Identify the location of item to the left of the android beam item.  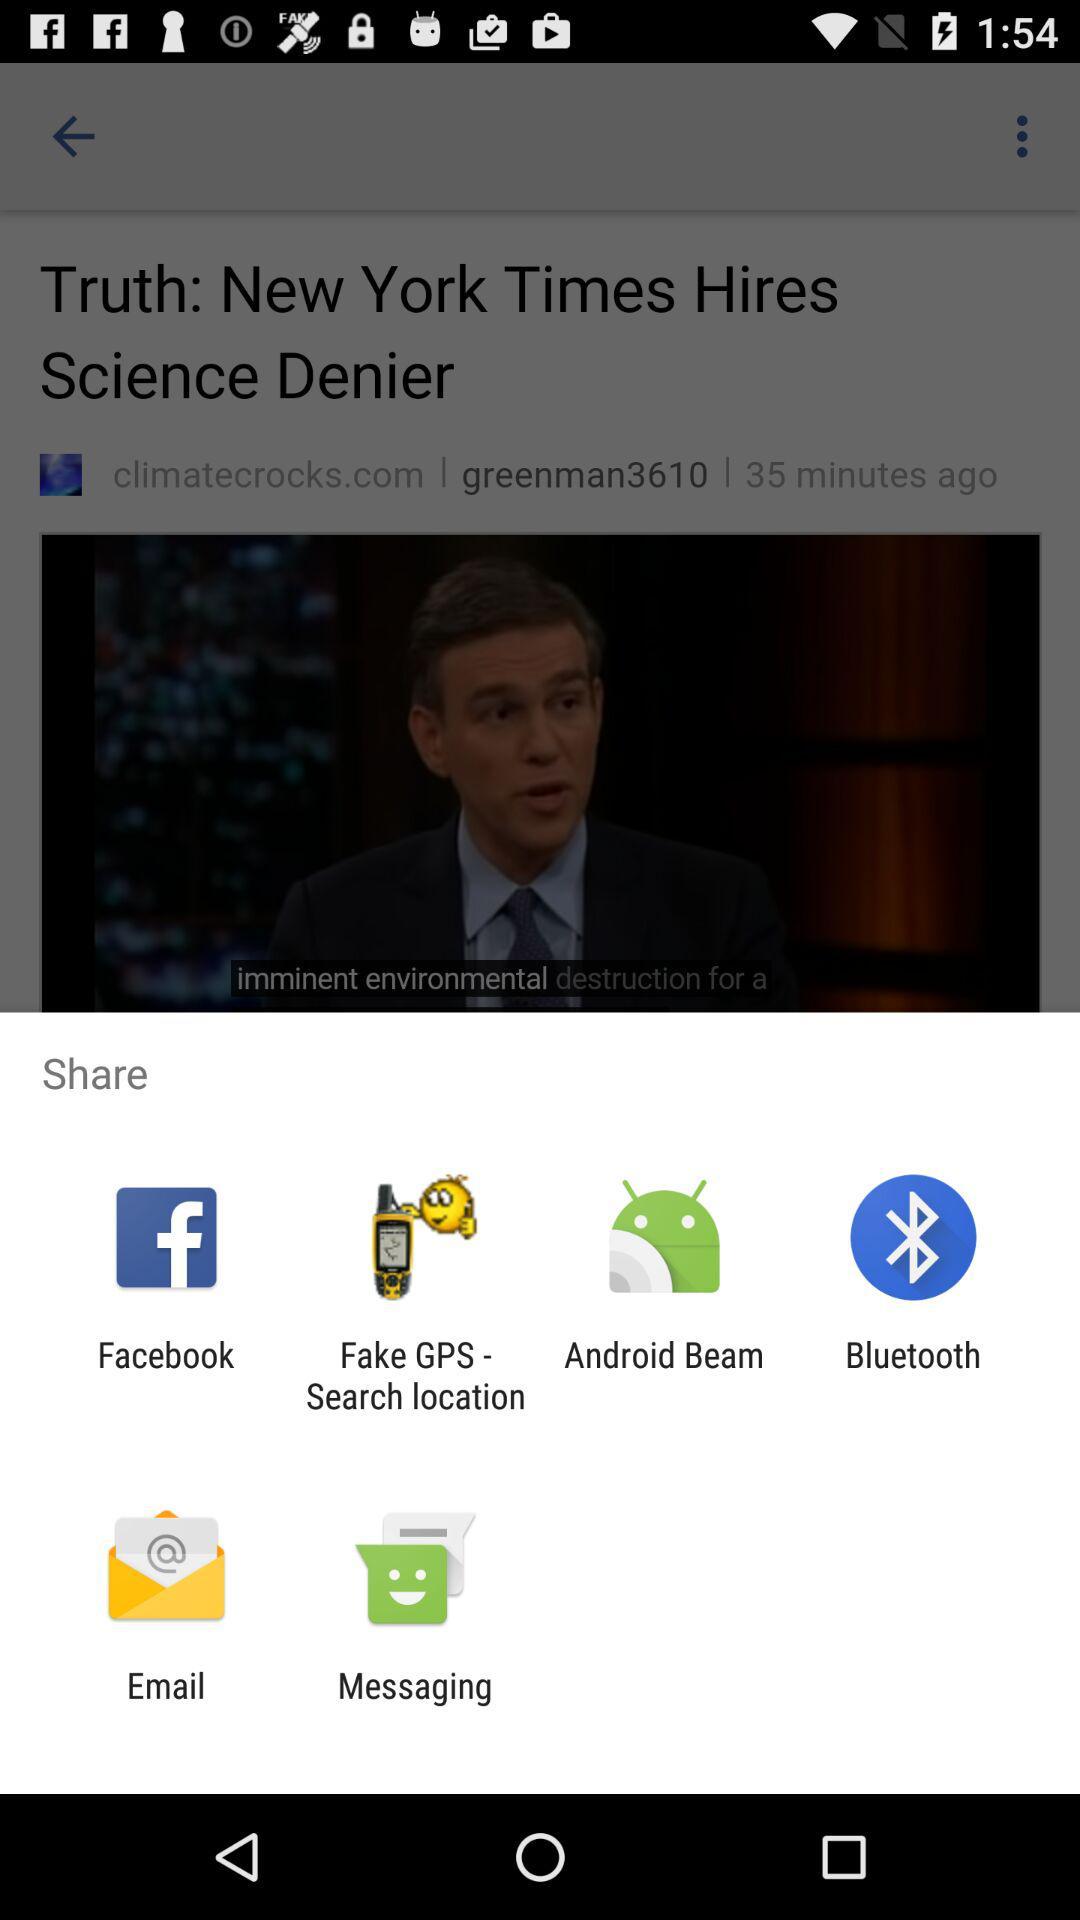
(414, 1374).